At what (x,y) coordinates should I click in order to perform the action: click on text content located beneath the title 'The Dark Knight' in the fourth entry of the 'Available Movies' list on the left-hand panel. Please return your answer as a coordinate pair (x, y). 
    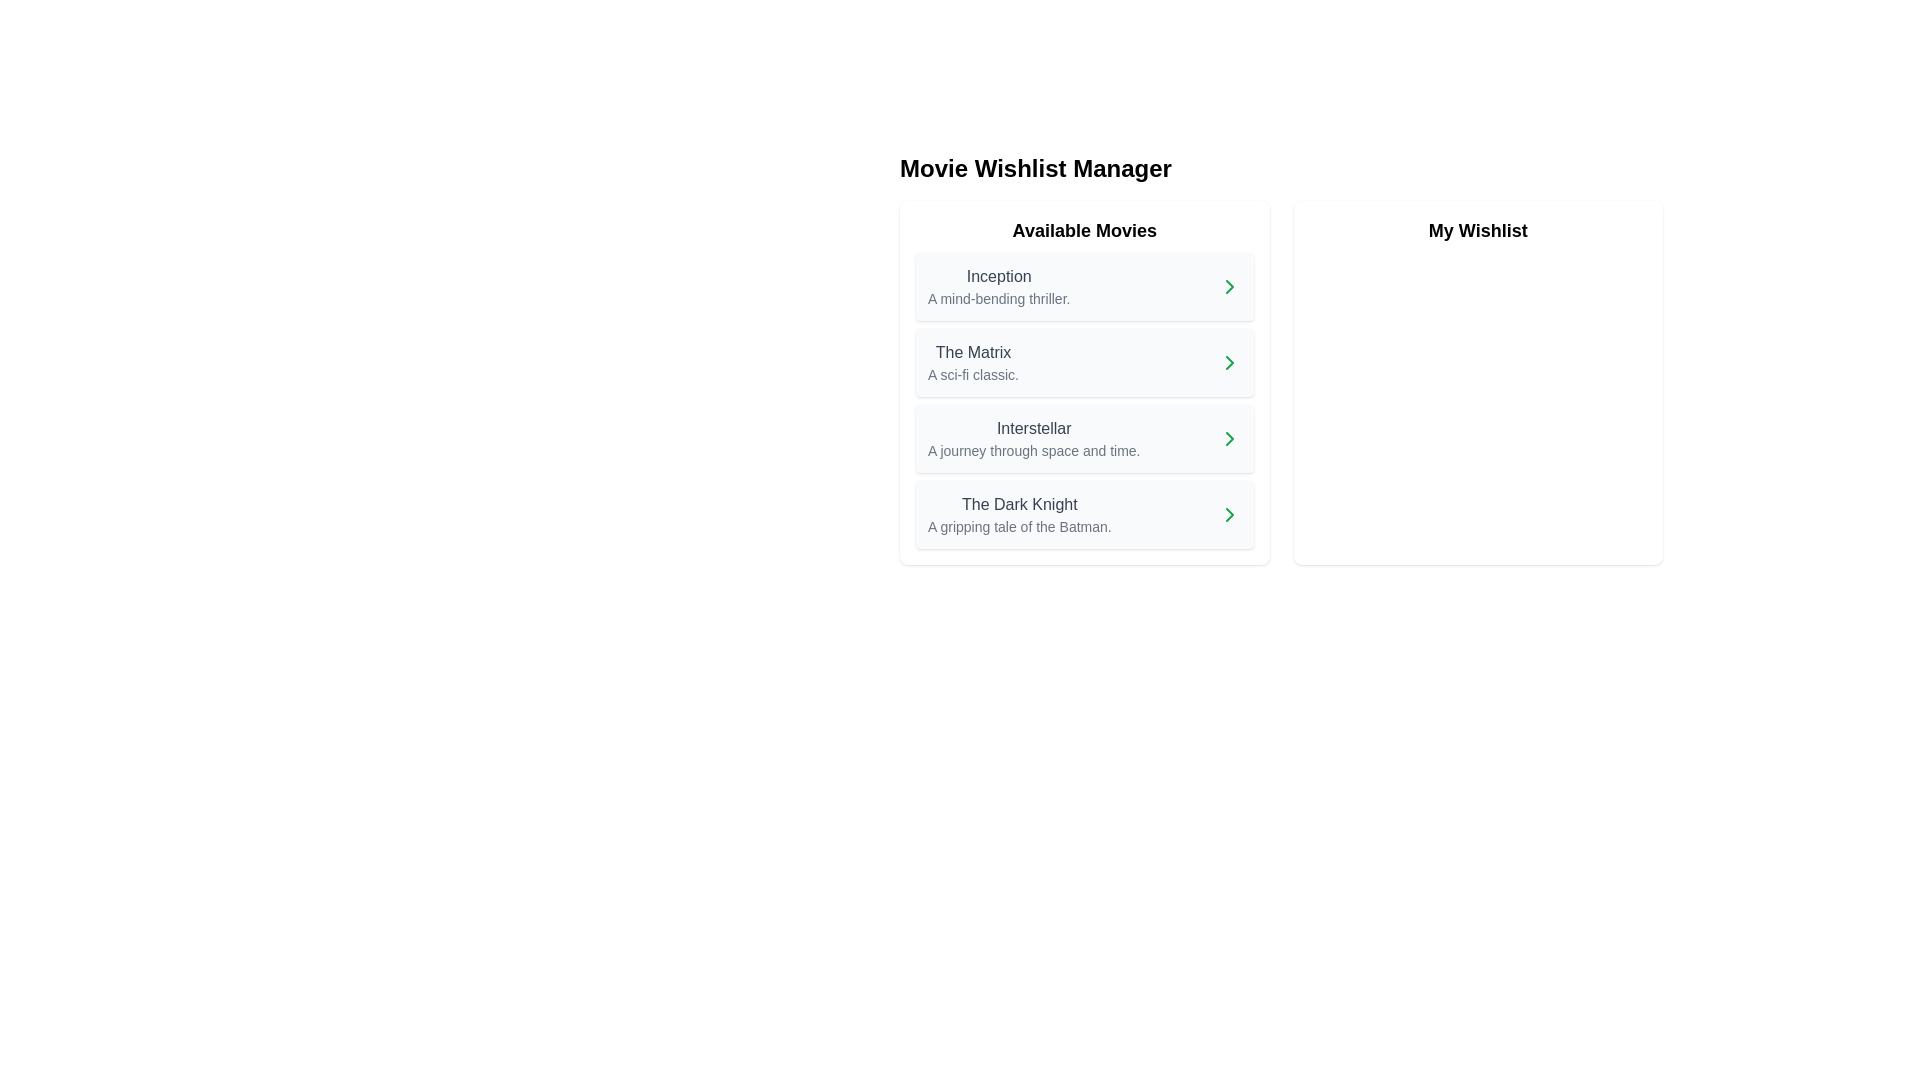
    Looking at the image, I should click on (1019, 526).